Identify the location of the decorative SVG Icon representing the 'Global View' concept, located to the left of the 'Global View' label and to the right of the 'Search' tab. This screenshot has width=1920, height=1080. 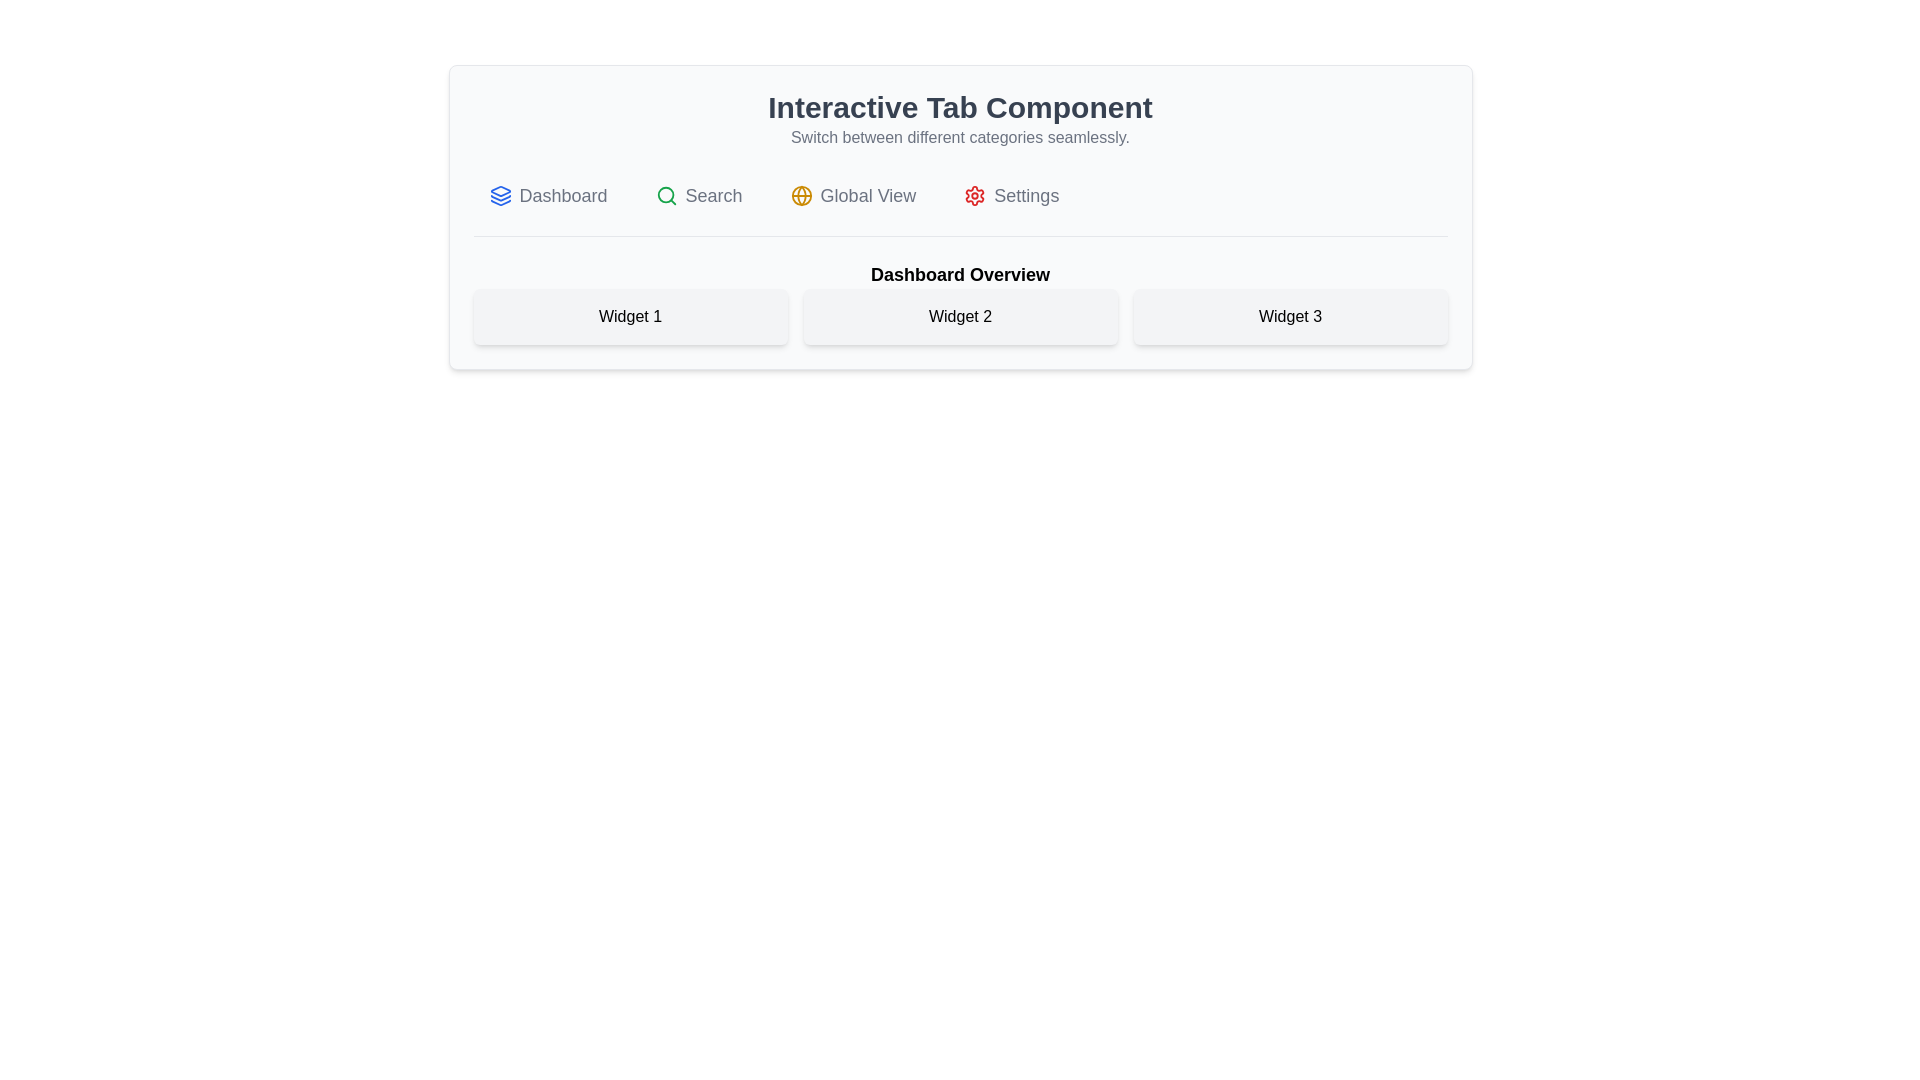
(801, 196).